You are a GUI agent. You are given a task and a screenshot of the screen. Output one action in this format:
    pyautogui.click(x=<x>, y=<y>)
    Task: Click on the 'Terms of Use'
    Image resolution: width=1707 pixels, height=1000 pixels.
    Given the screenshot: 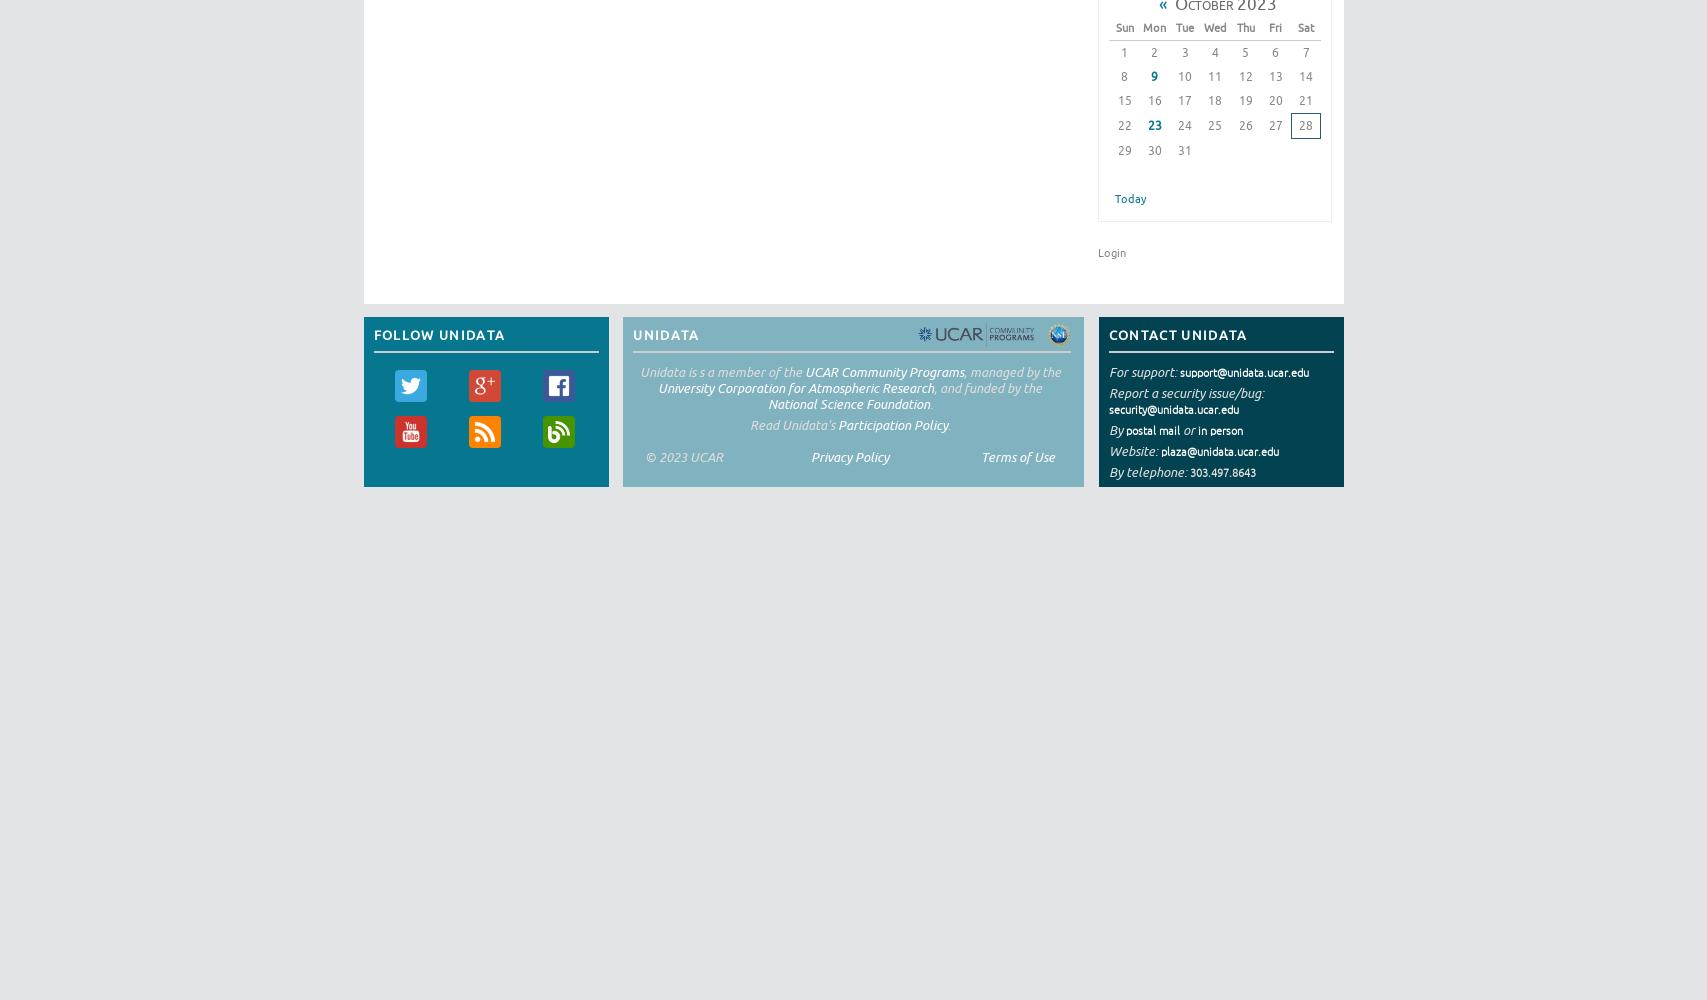 What is the action you would take?
    pyautogui.click(x=1017, y=455)
    